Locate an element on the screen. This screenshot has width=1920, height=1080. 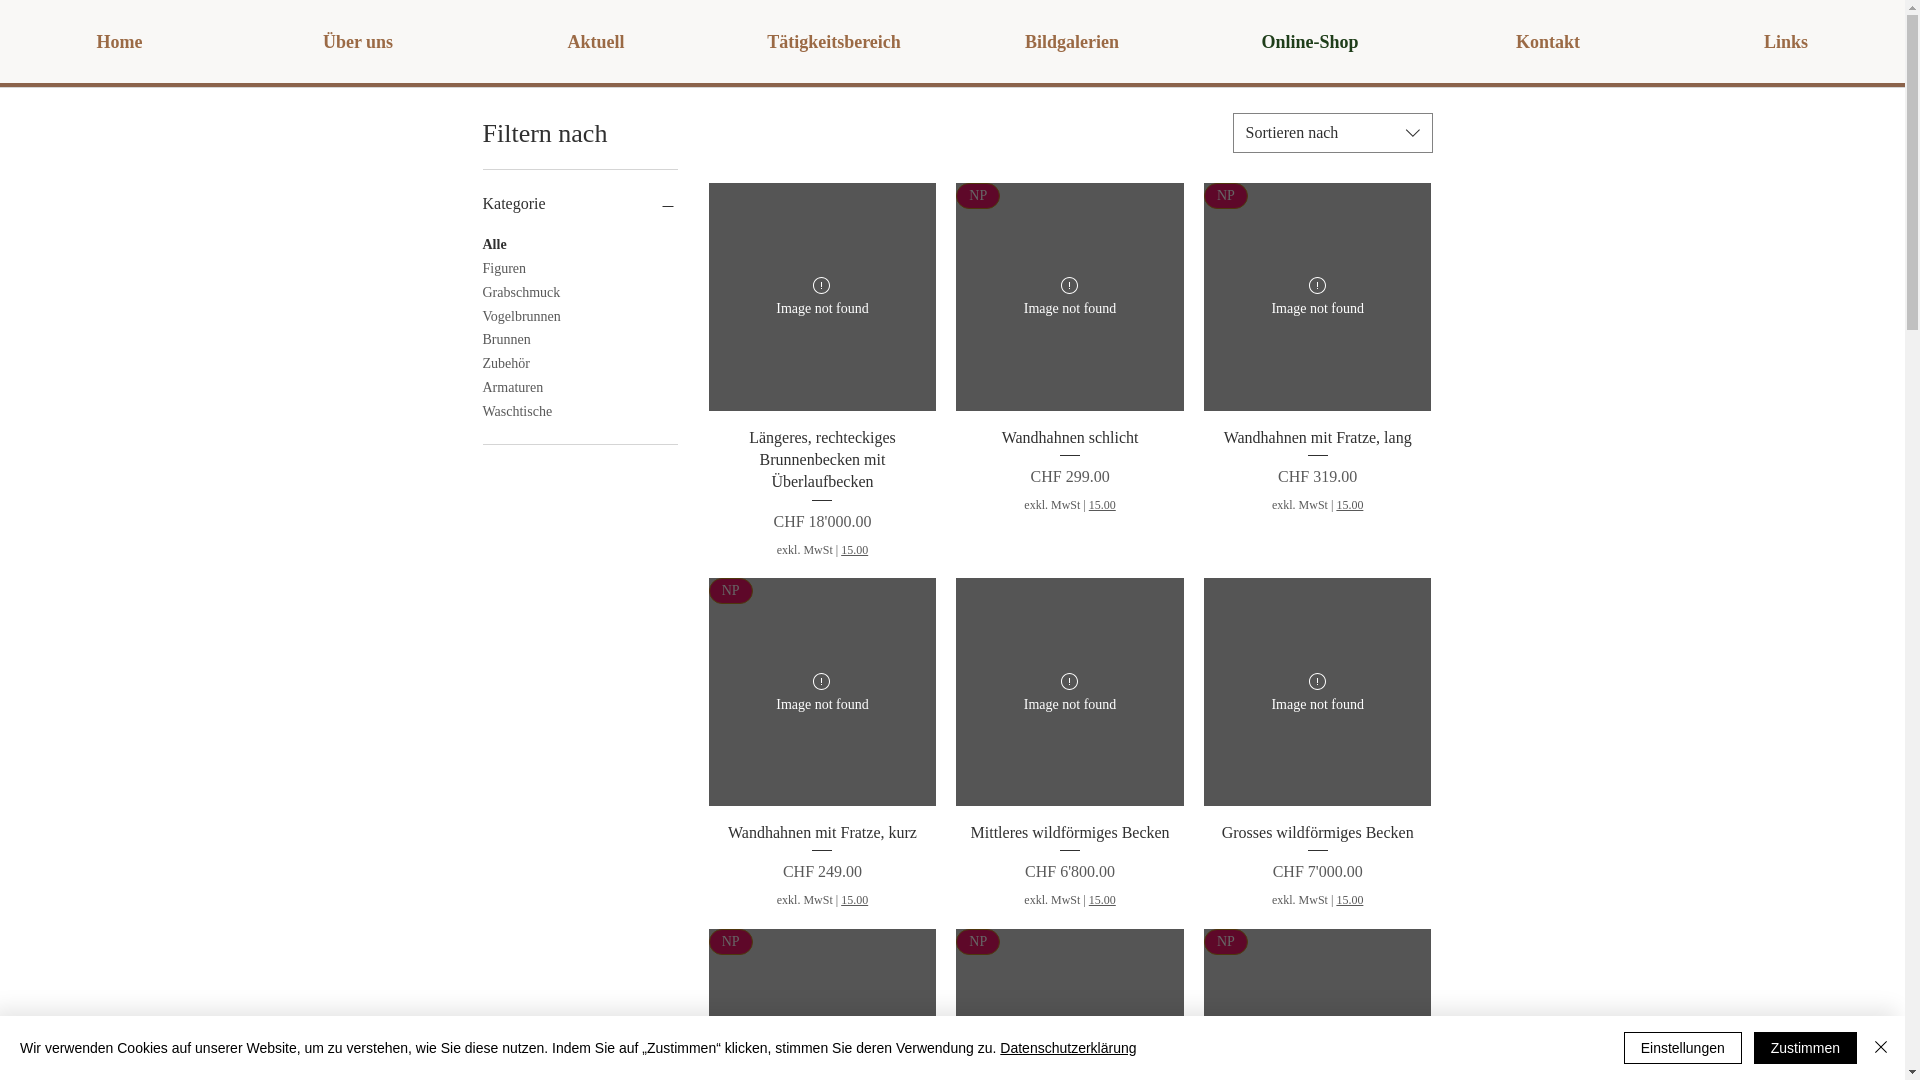
'Bildgalerien' is located at coordinates (1070, 42).